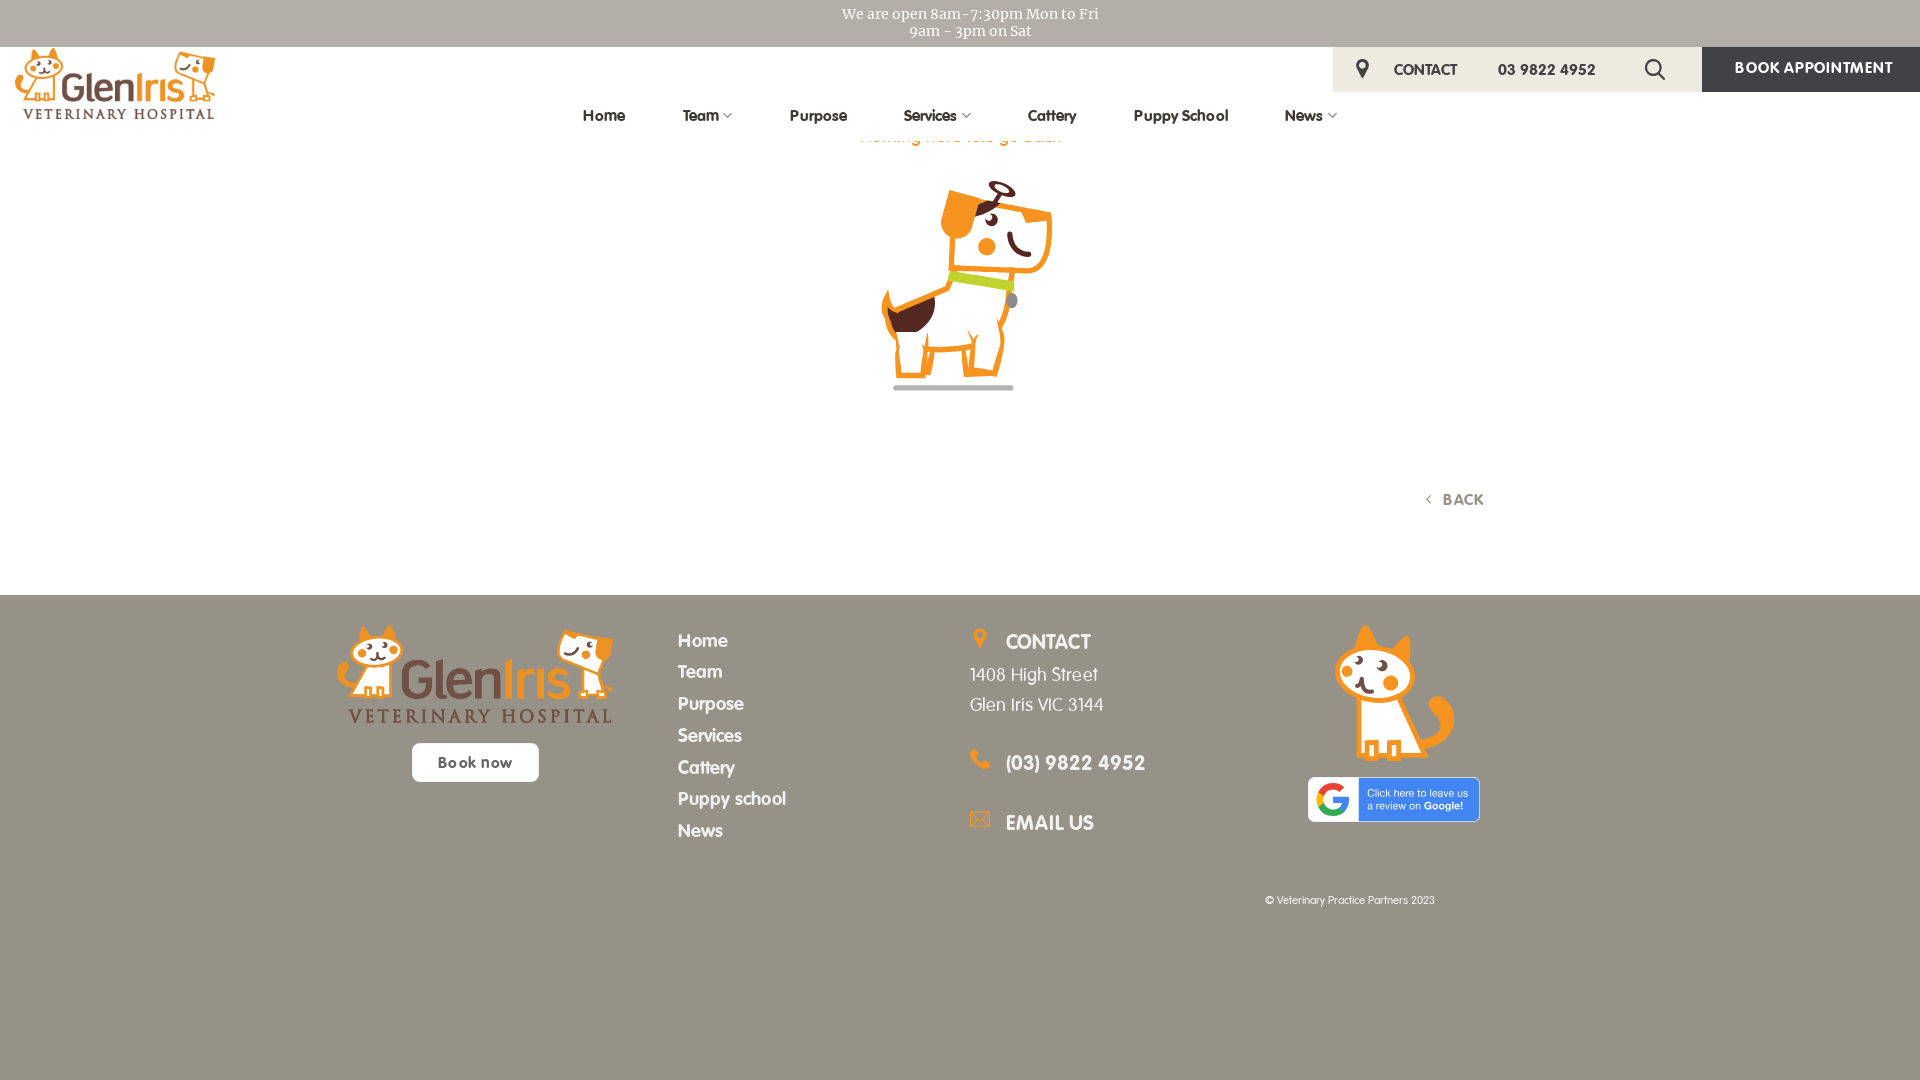 This screenshot has width=1920, height=1080. I want to click on 'BACK', so click(1455, 498).